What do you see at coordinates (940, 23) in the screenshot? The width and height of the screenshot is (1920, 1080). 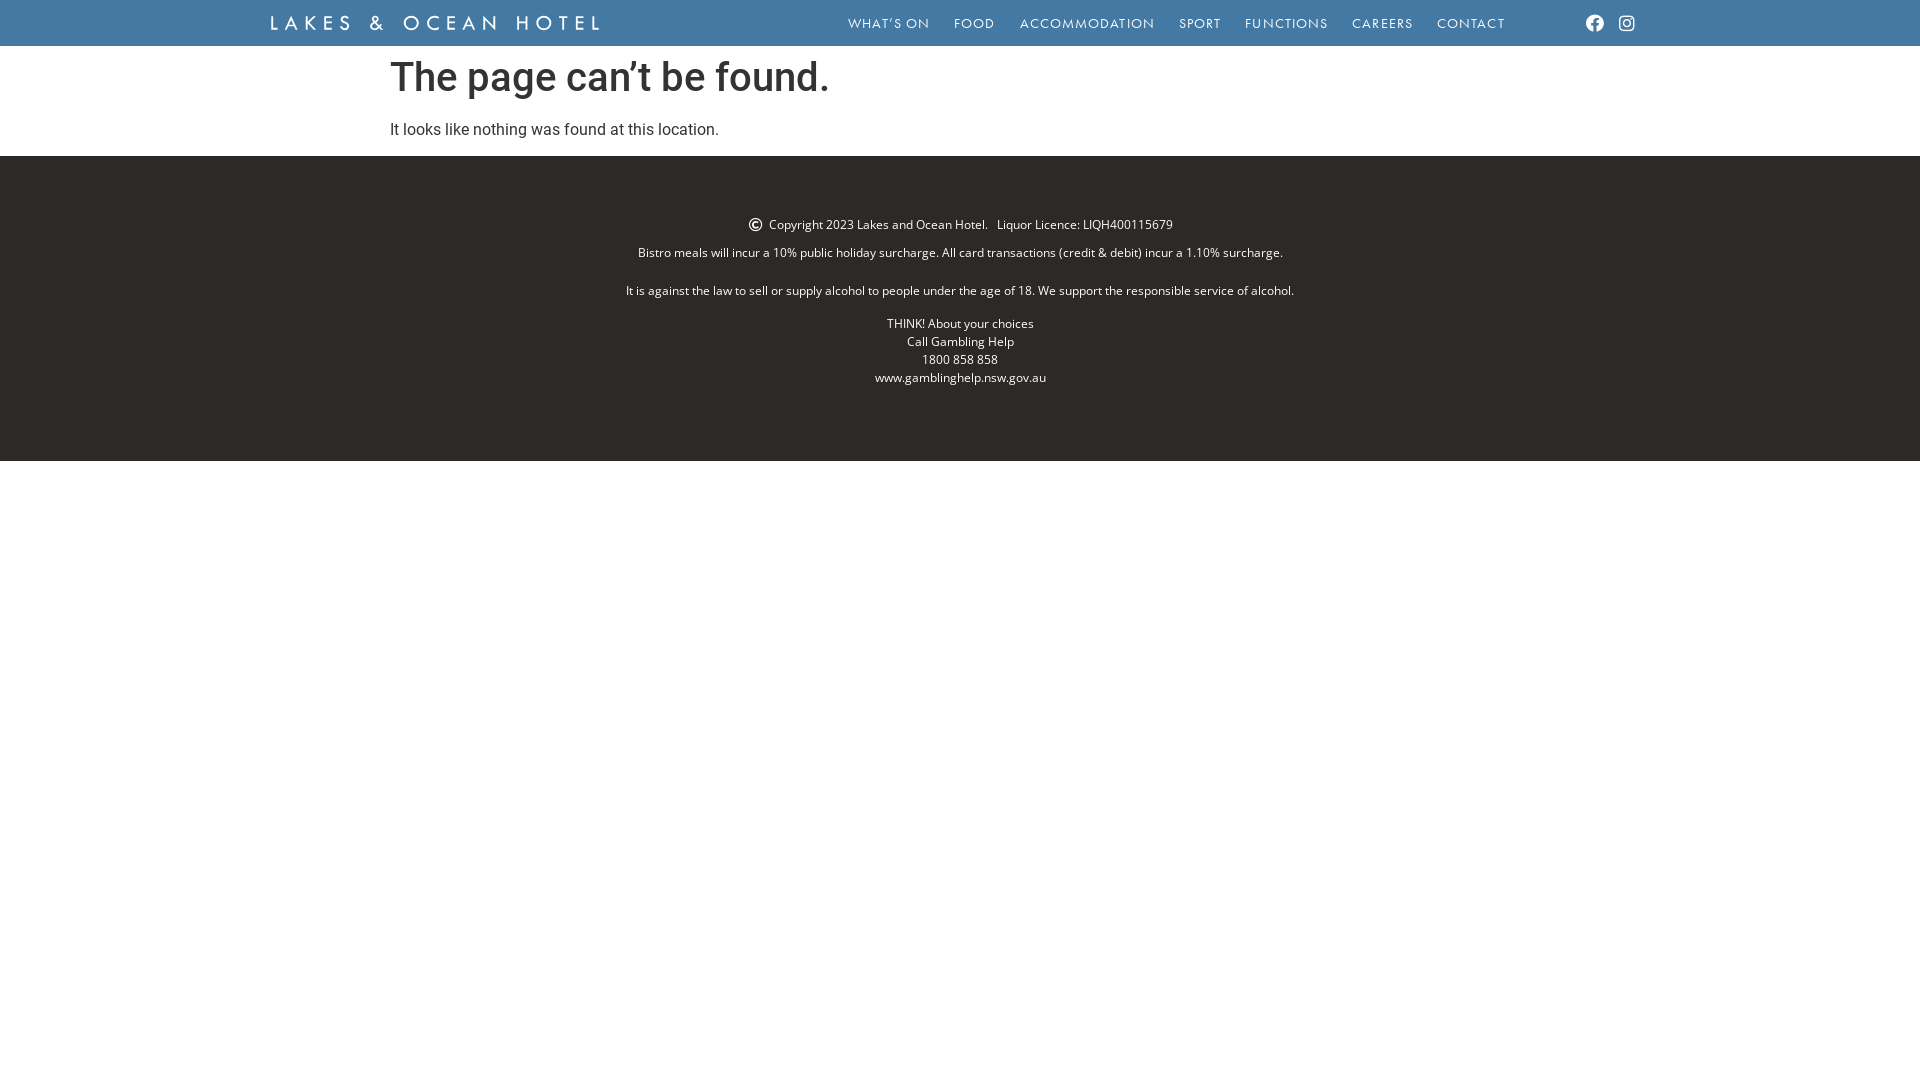 I see `'FOOD'` at bounding box center [940, 23].